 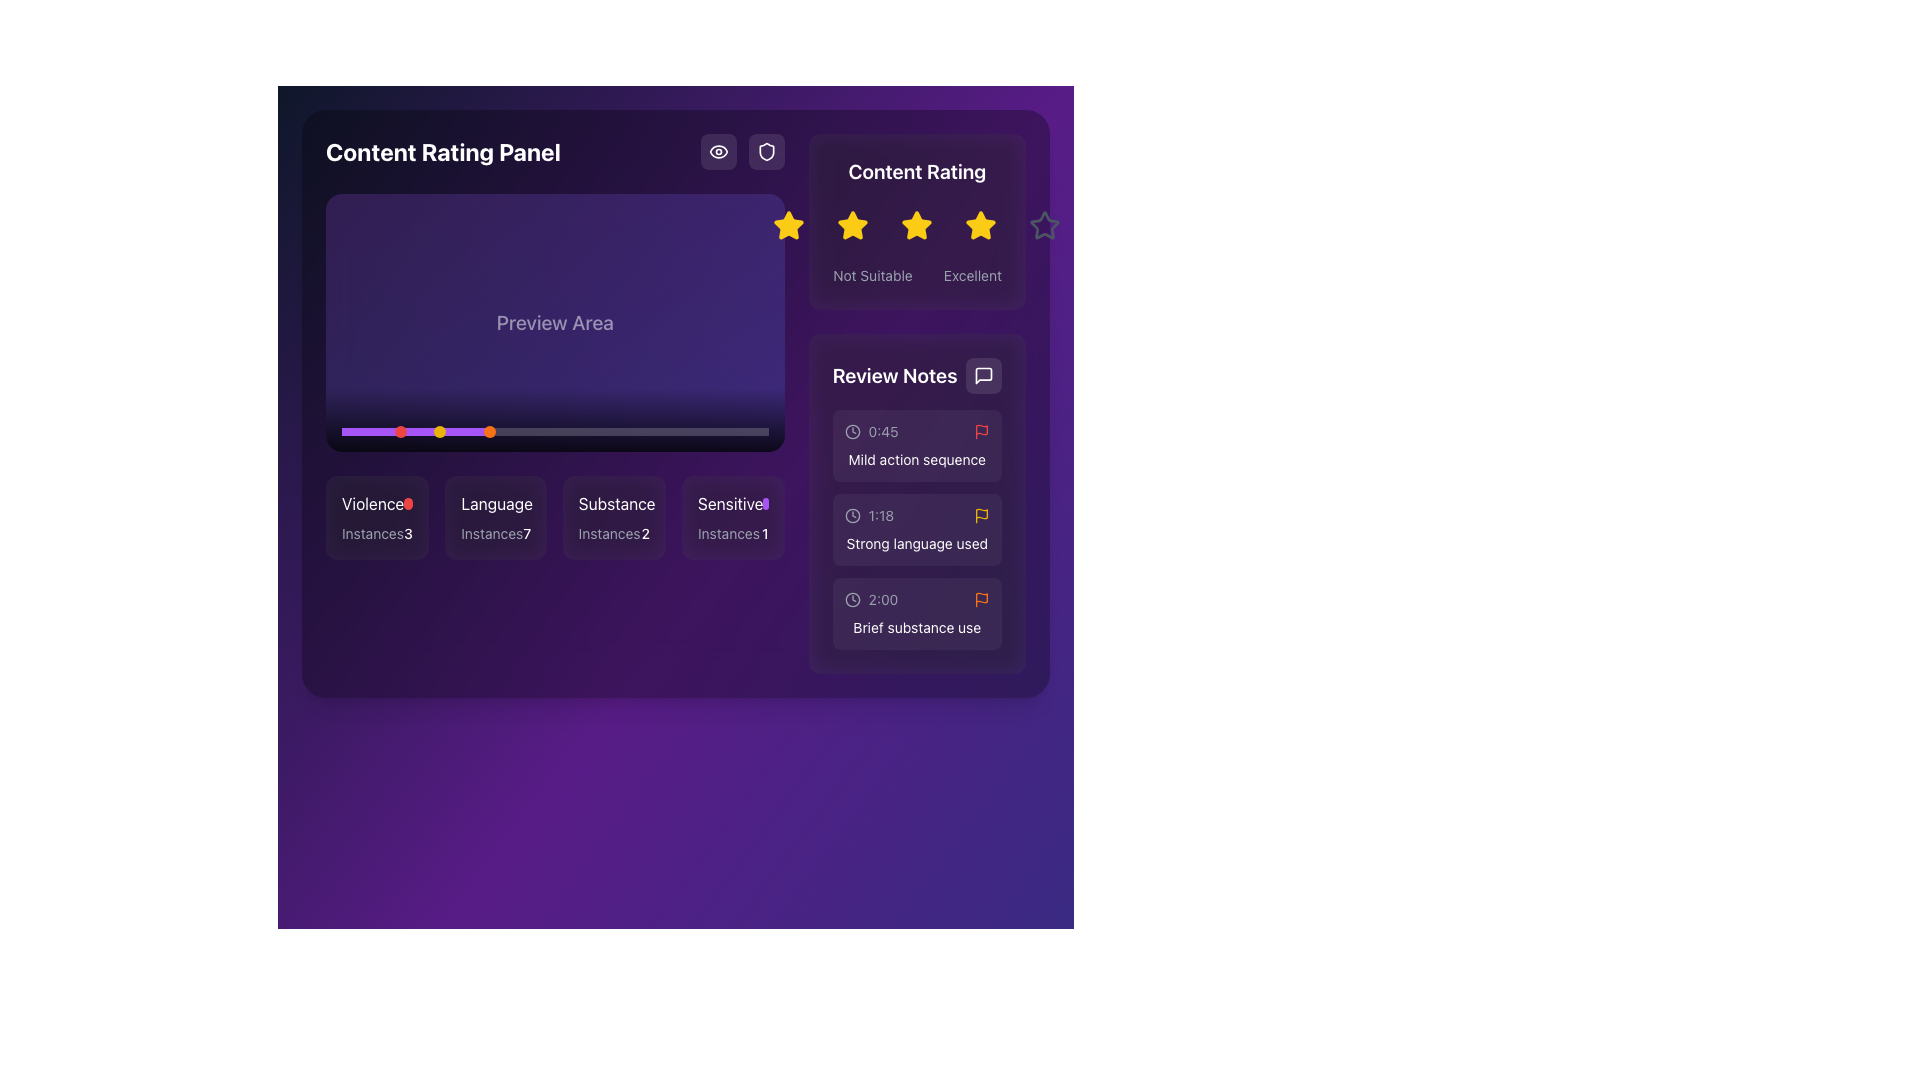 I want to click on the fifth star-shaped icon in the 'Content Rating' section, so click(x=1044, y=225).